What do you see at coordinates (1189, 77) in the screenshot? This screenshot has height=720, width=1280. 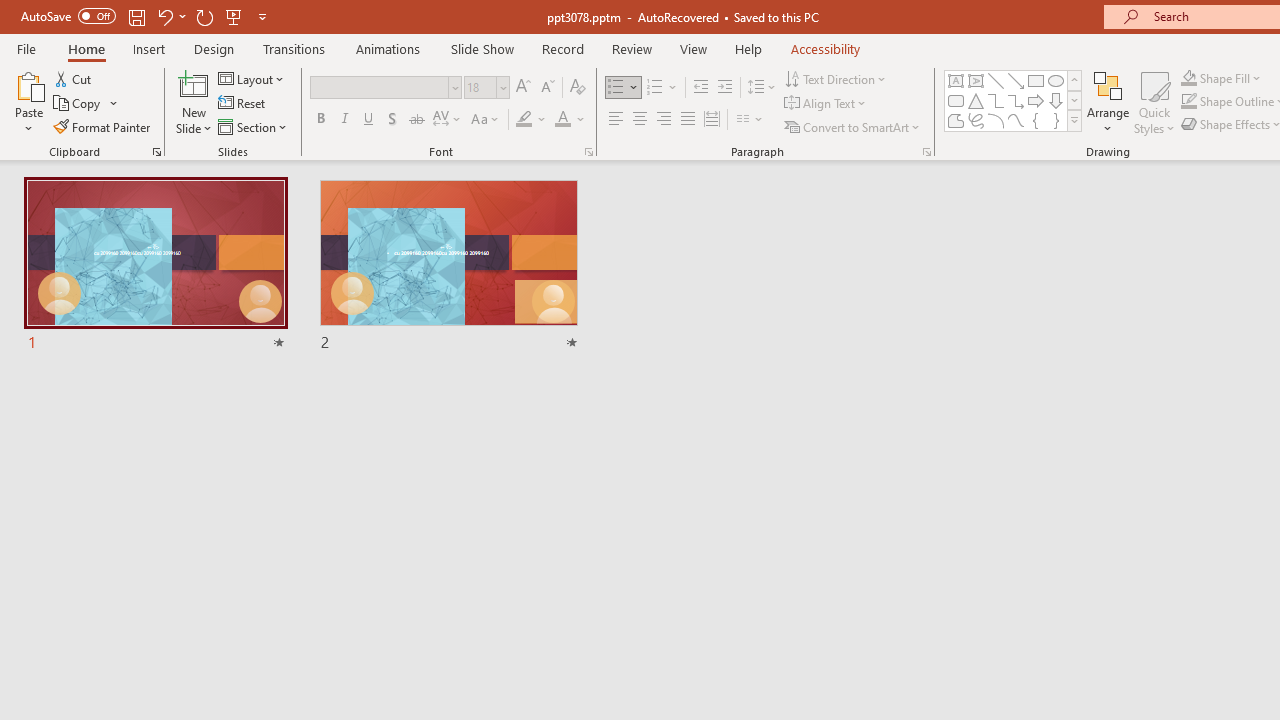 I see `'Shape Fill Dark Green, Accent 2'` at bounding box center [1189, 77].